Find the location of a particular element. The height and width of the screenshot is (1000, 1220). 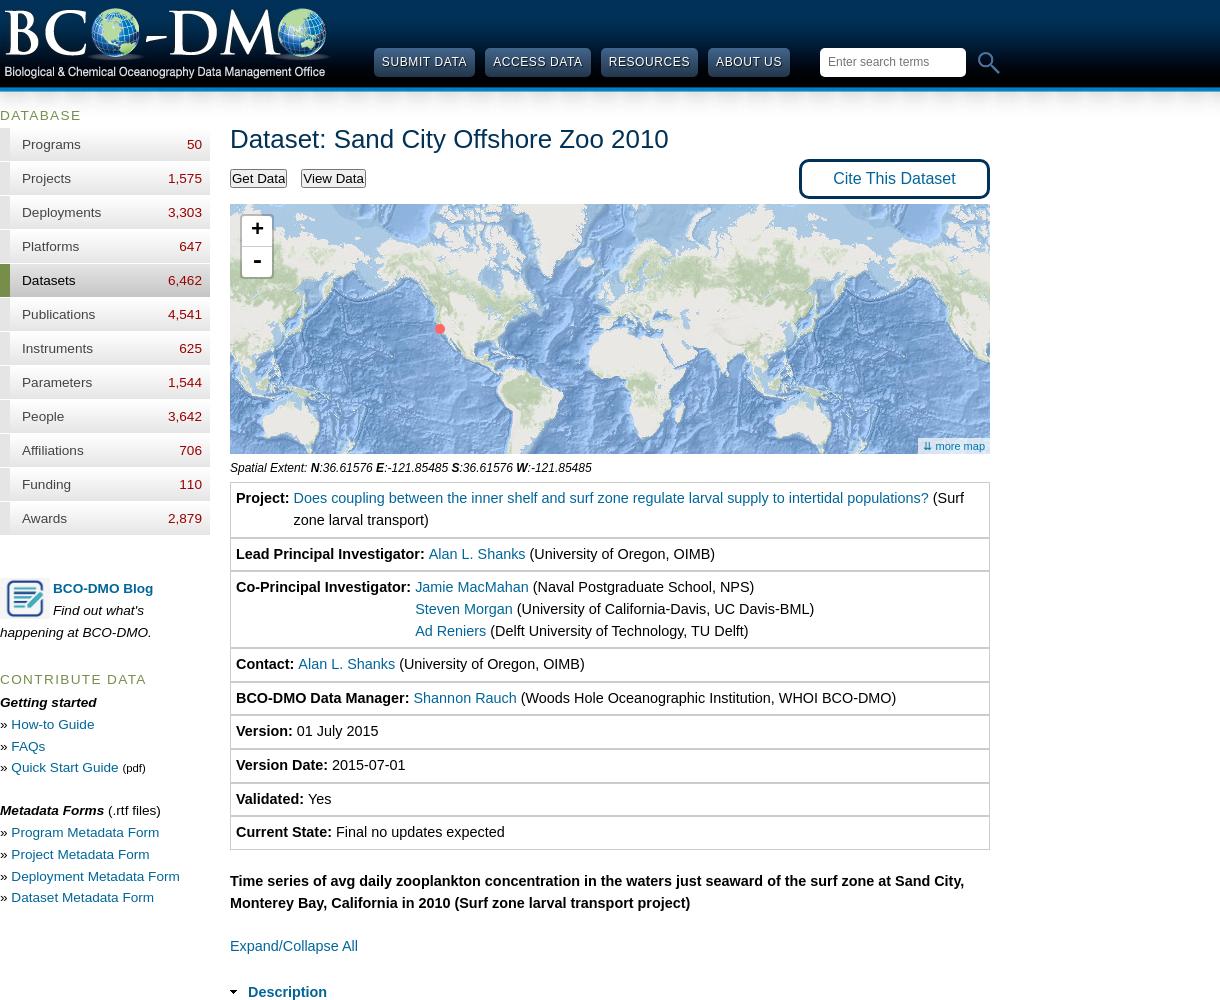

'Yes' is located at coordinates (319, 798).